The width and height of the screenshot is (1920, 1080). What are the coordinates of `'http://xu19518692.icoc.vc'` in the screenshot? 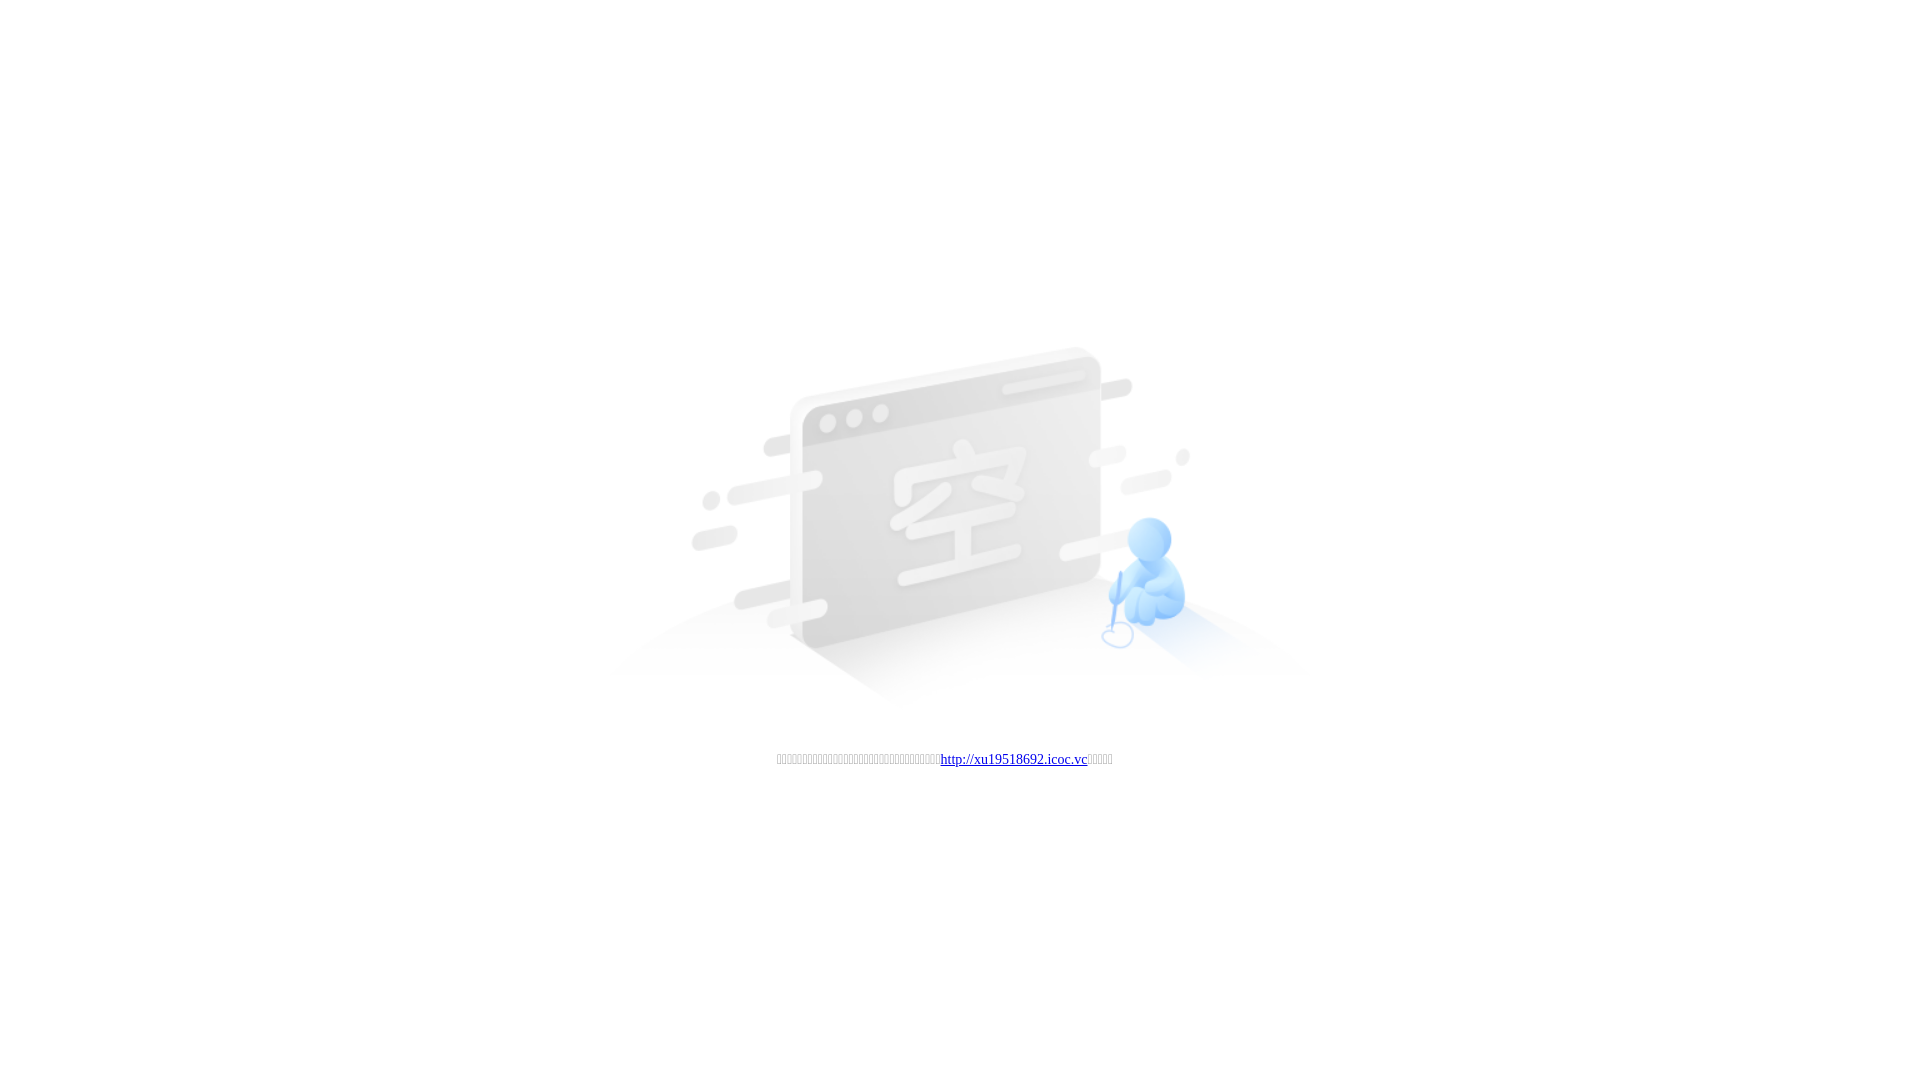 It's located at (1014, 759).